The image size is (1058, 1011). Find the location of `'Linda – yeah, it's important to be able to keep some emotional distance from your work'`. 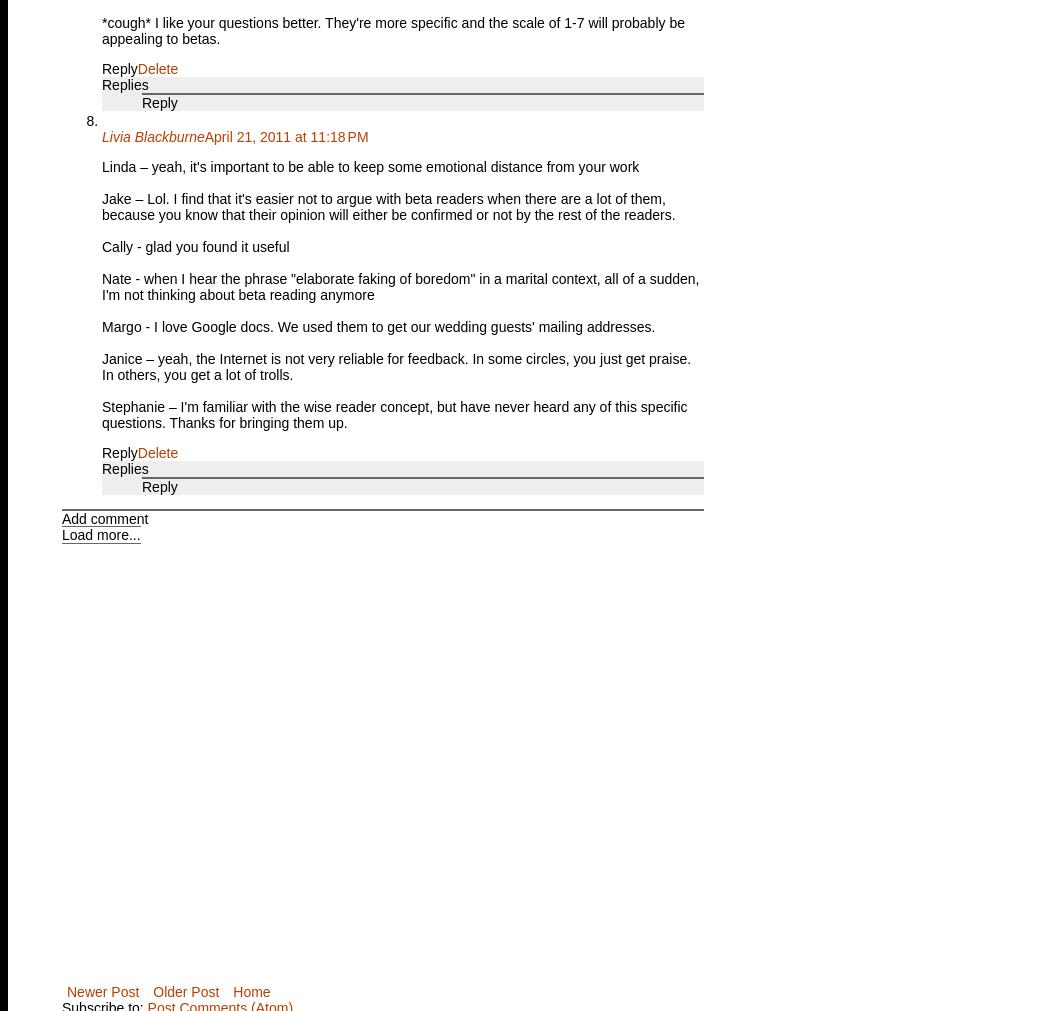

'Linda – yeah, it's important to be able to keep some emotional distance from your work' is located at coordinates (370, 166).